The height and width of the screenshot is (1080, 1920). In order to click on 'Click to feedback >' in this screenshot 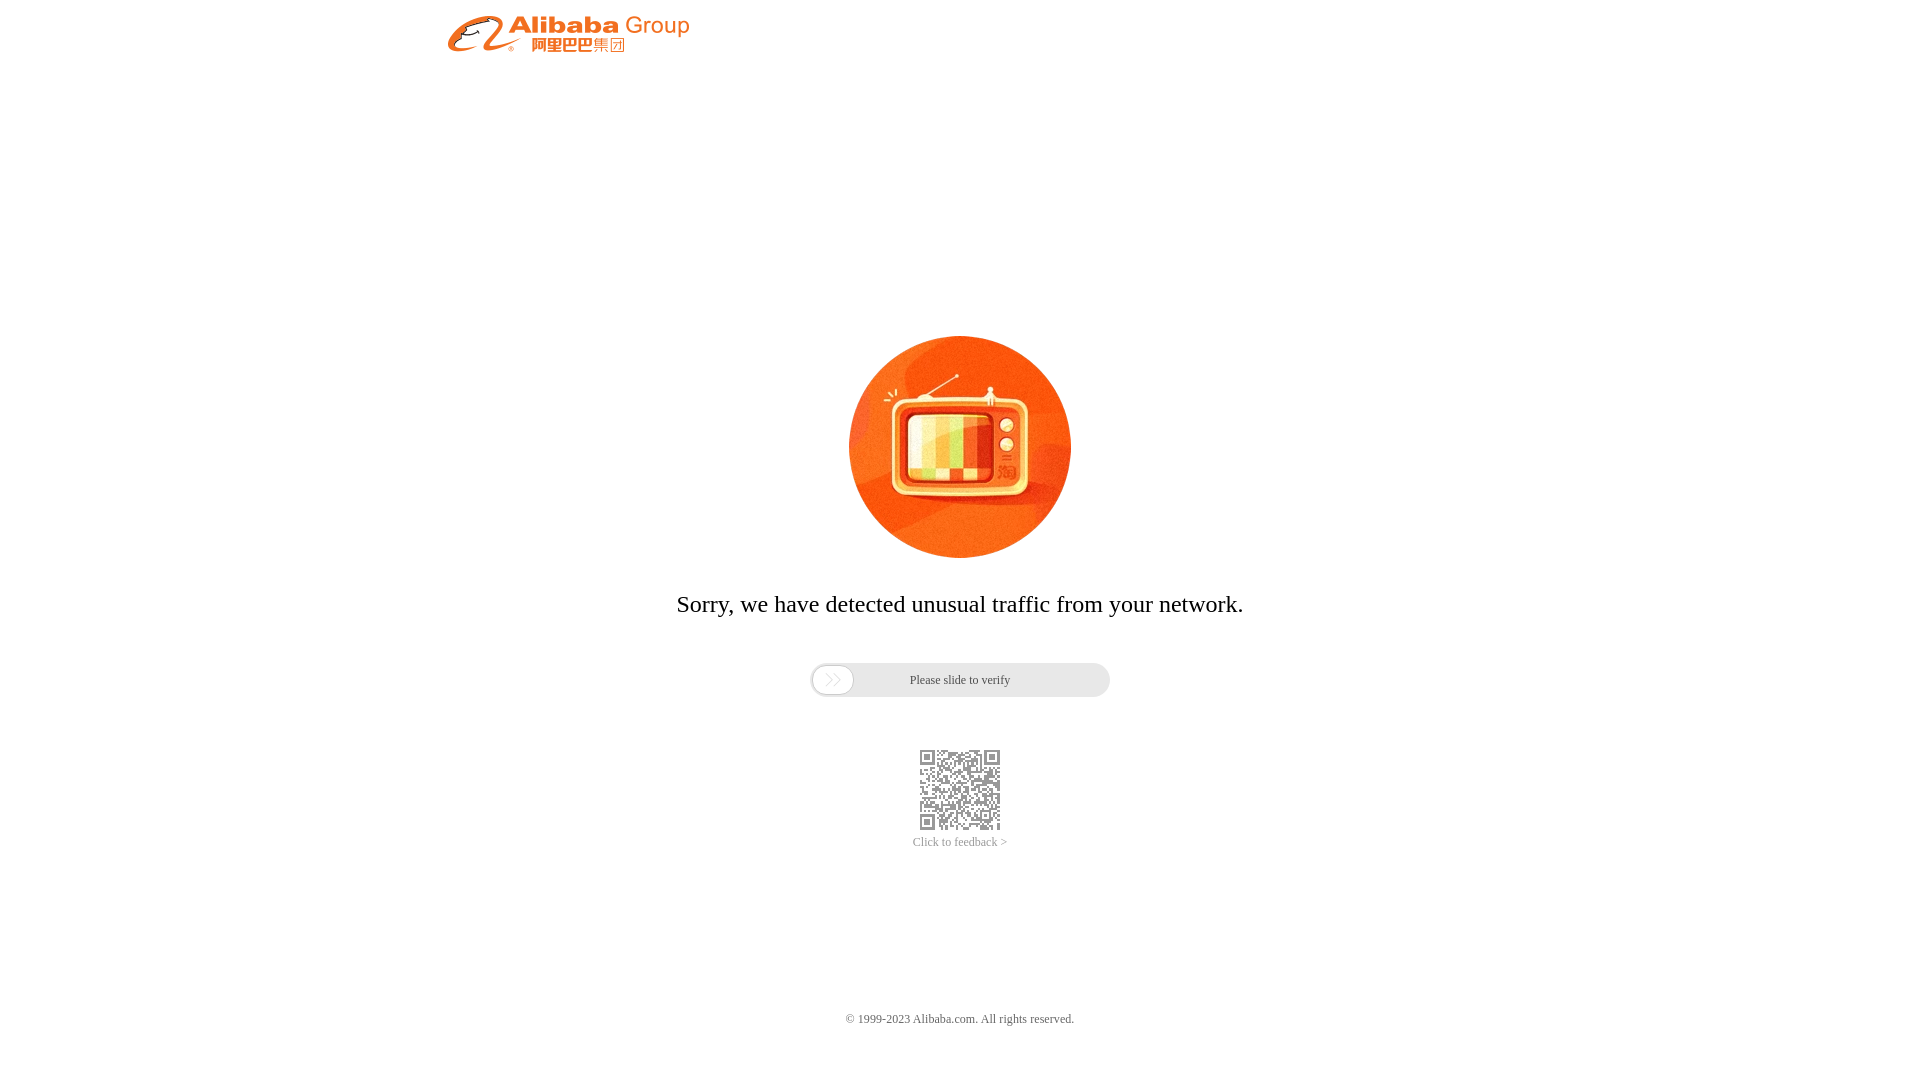, I will do `click(911, 842)`.